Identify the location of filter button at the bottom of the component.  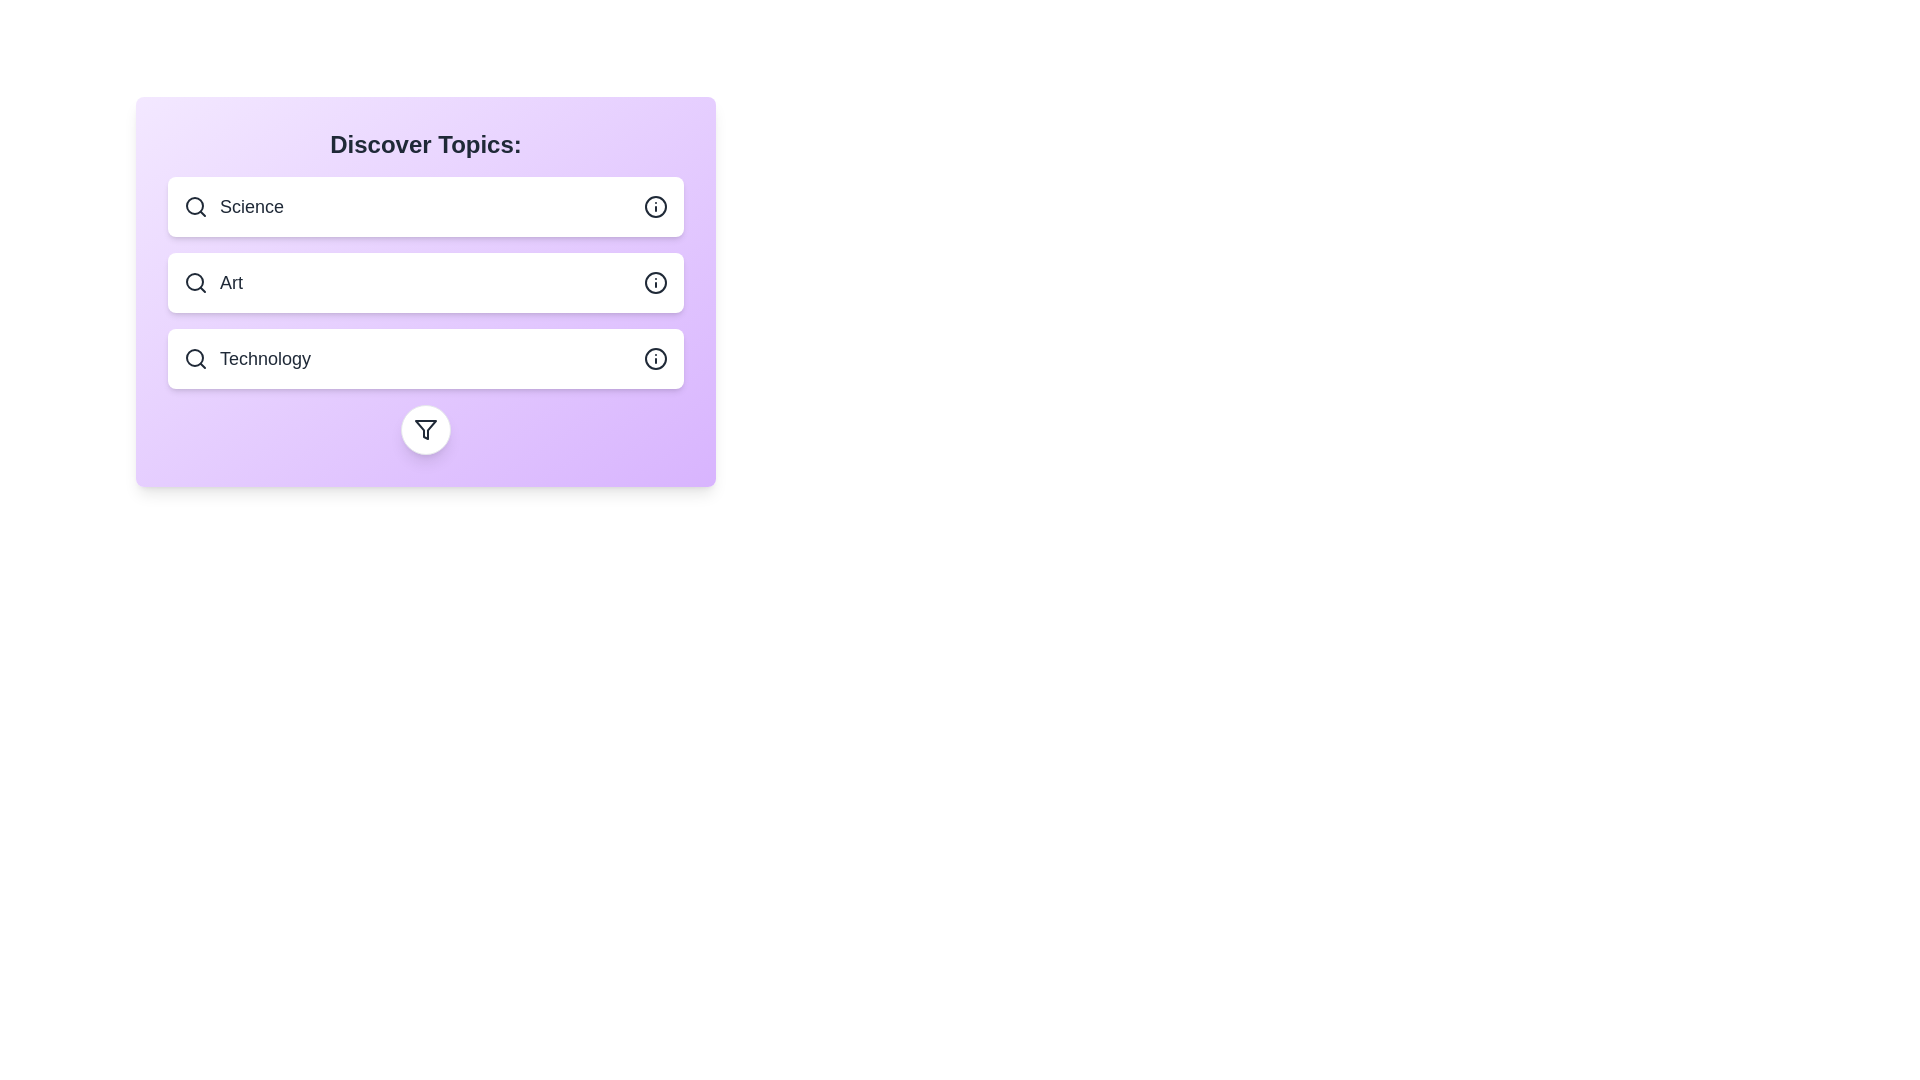
(425, 428).